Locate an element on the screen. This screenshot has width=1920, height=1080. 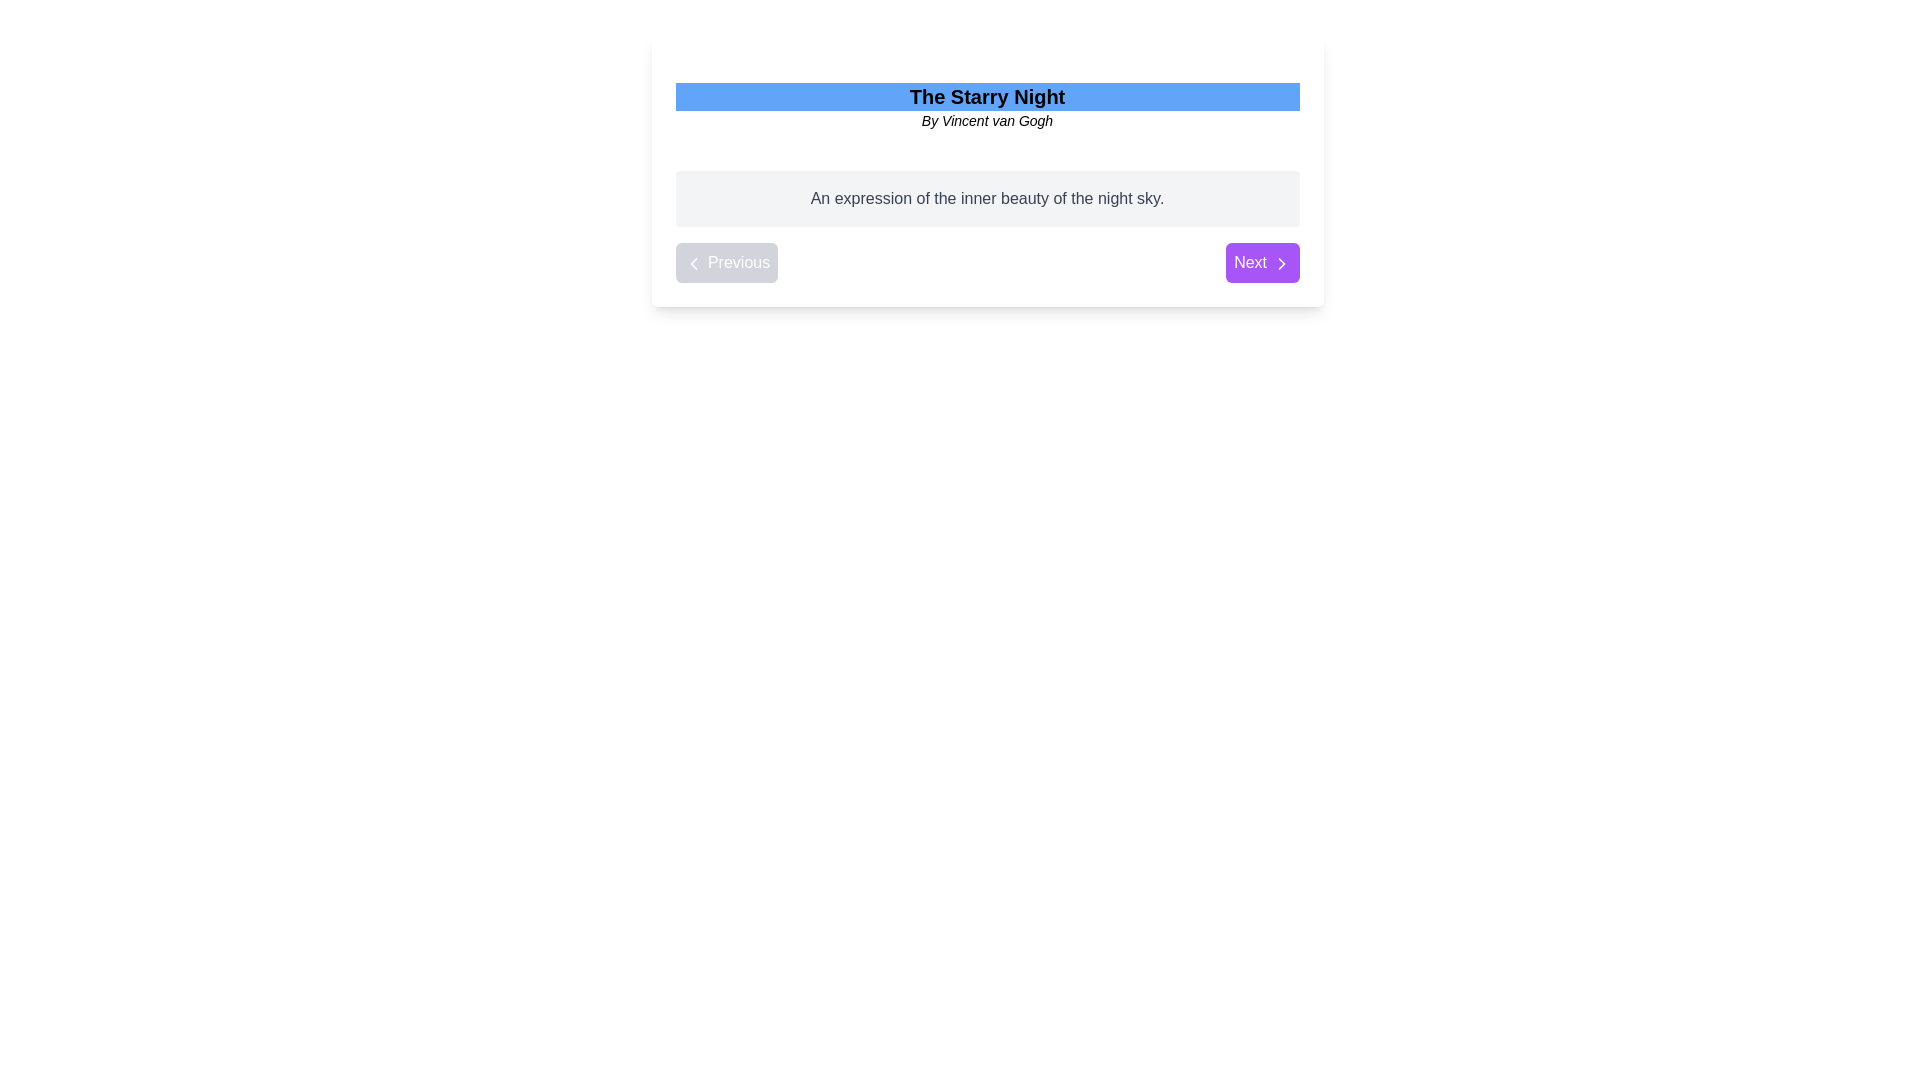
the static text element that reads 'The Starry Night', which is bold and large in black on a blue background is located at coordinates (987, 96).